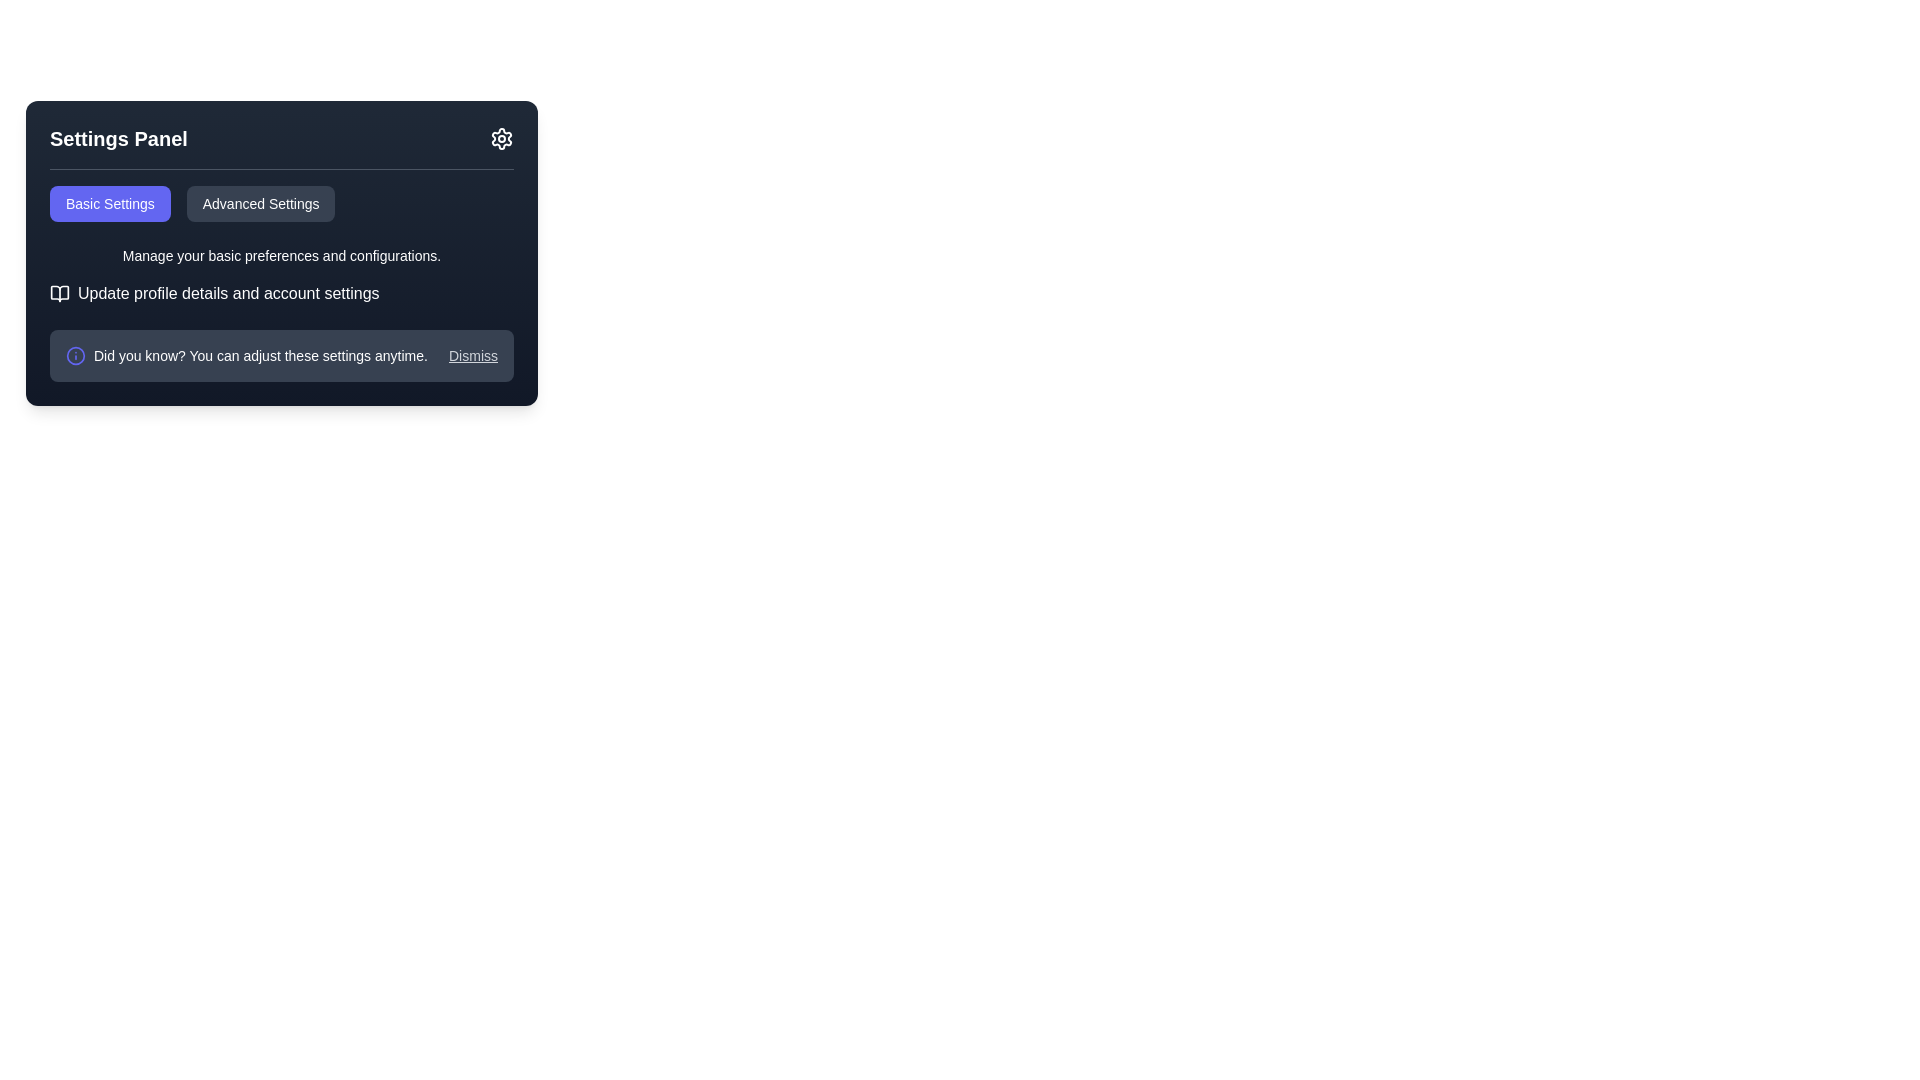  Describe the element at coordinates (281, 204) in the screenshot. I see `the 'Advanced Settings' button in the Button group located in the Settings Panel` at that location.